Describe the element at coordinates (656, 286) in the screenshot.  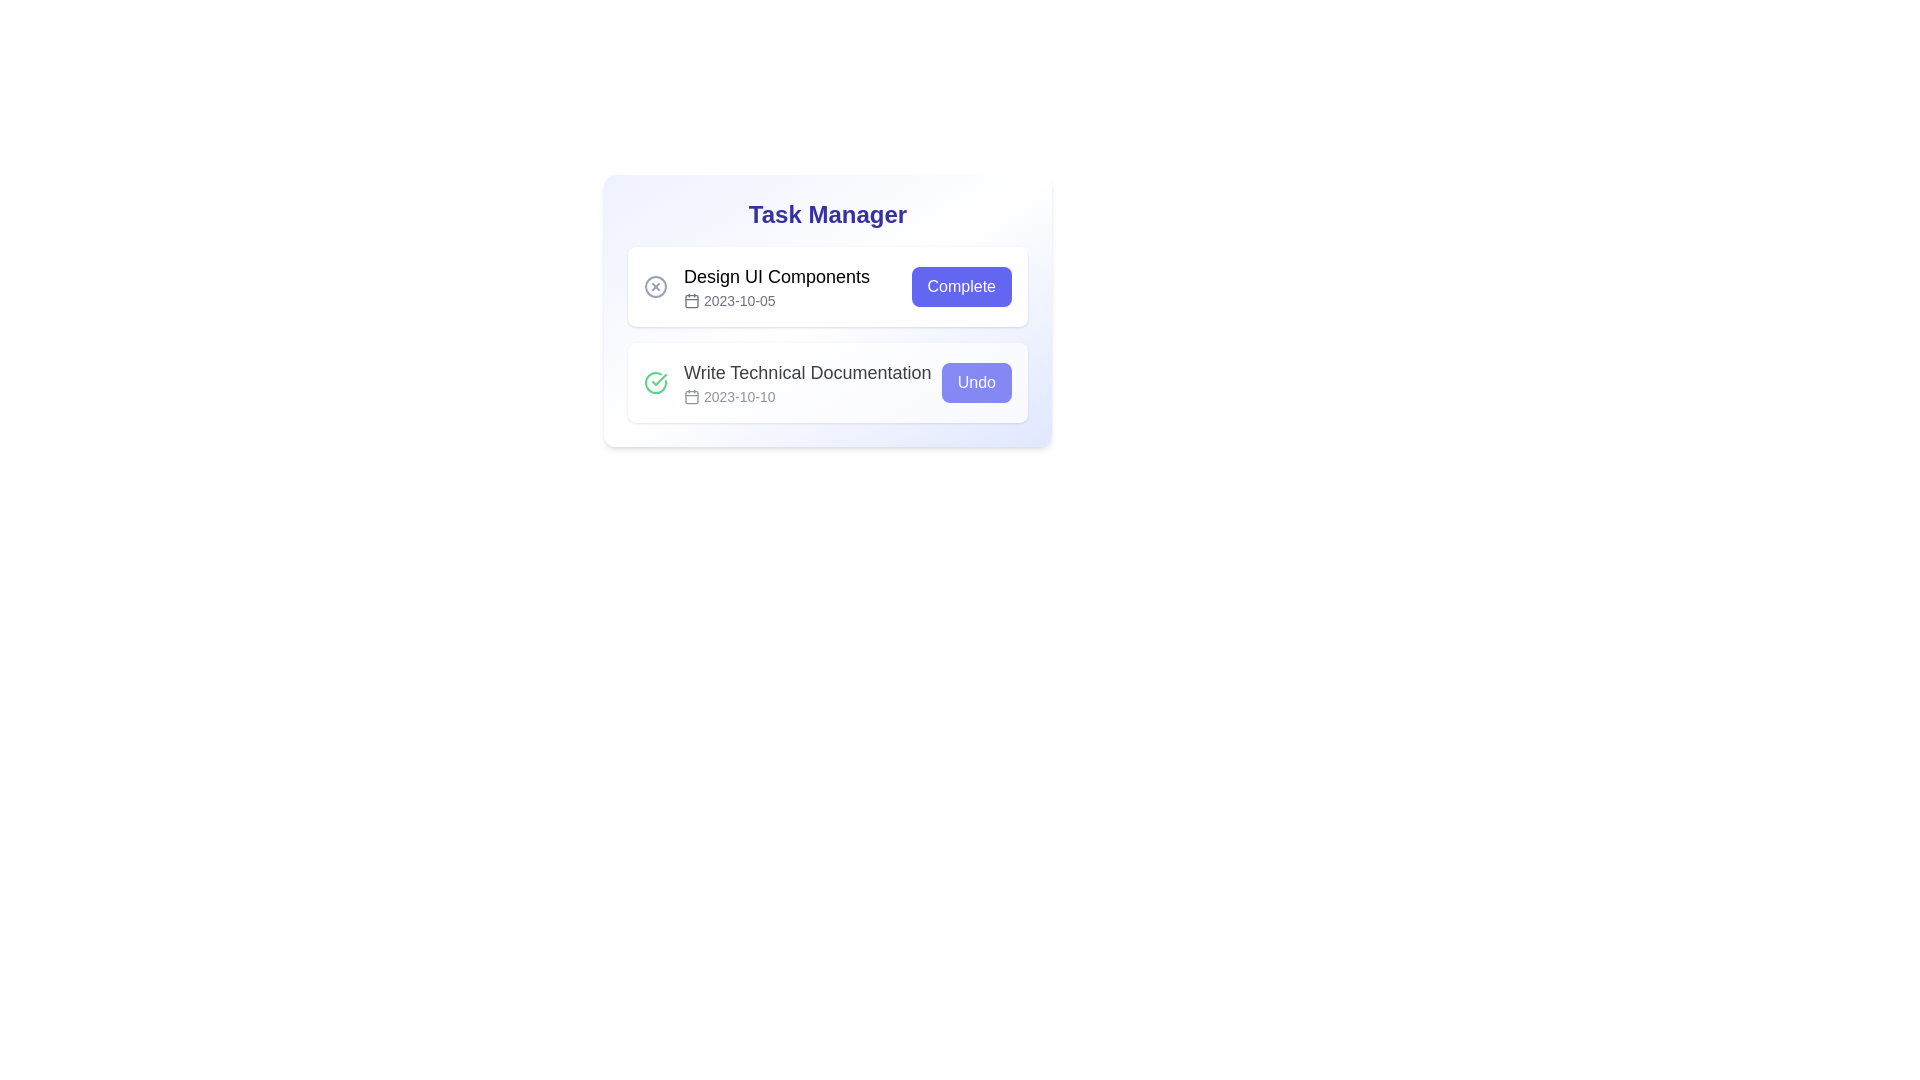
I see `the task icon Design UI Components to toggle its completion state` at that location.